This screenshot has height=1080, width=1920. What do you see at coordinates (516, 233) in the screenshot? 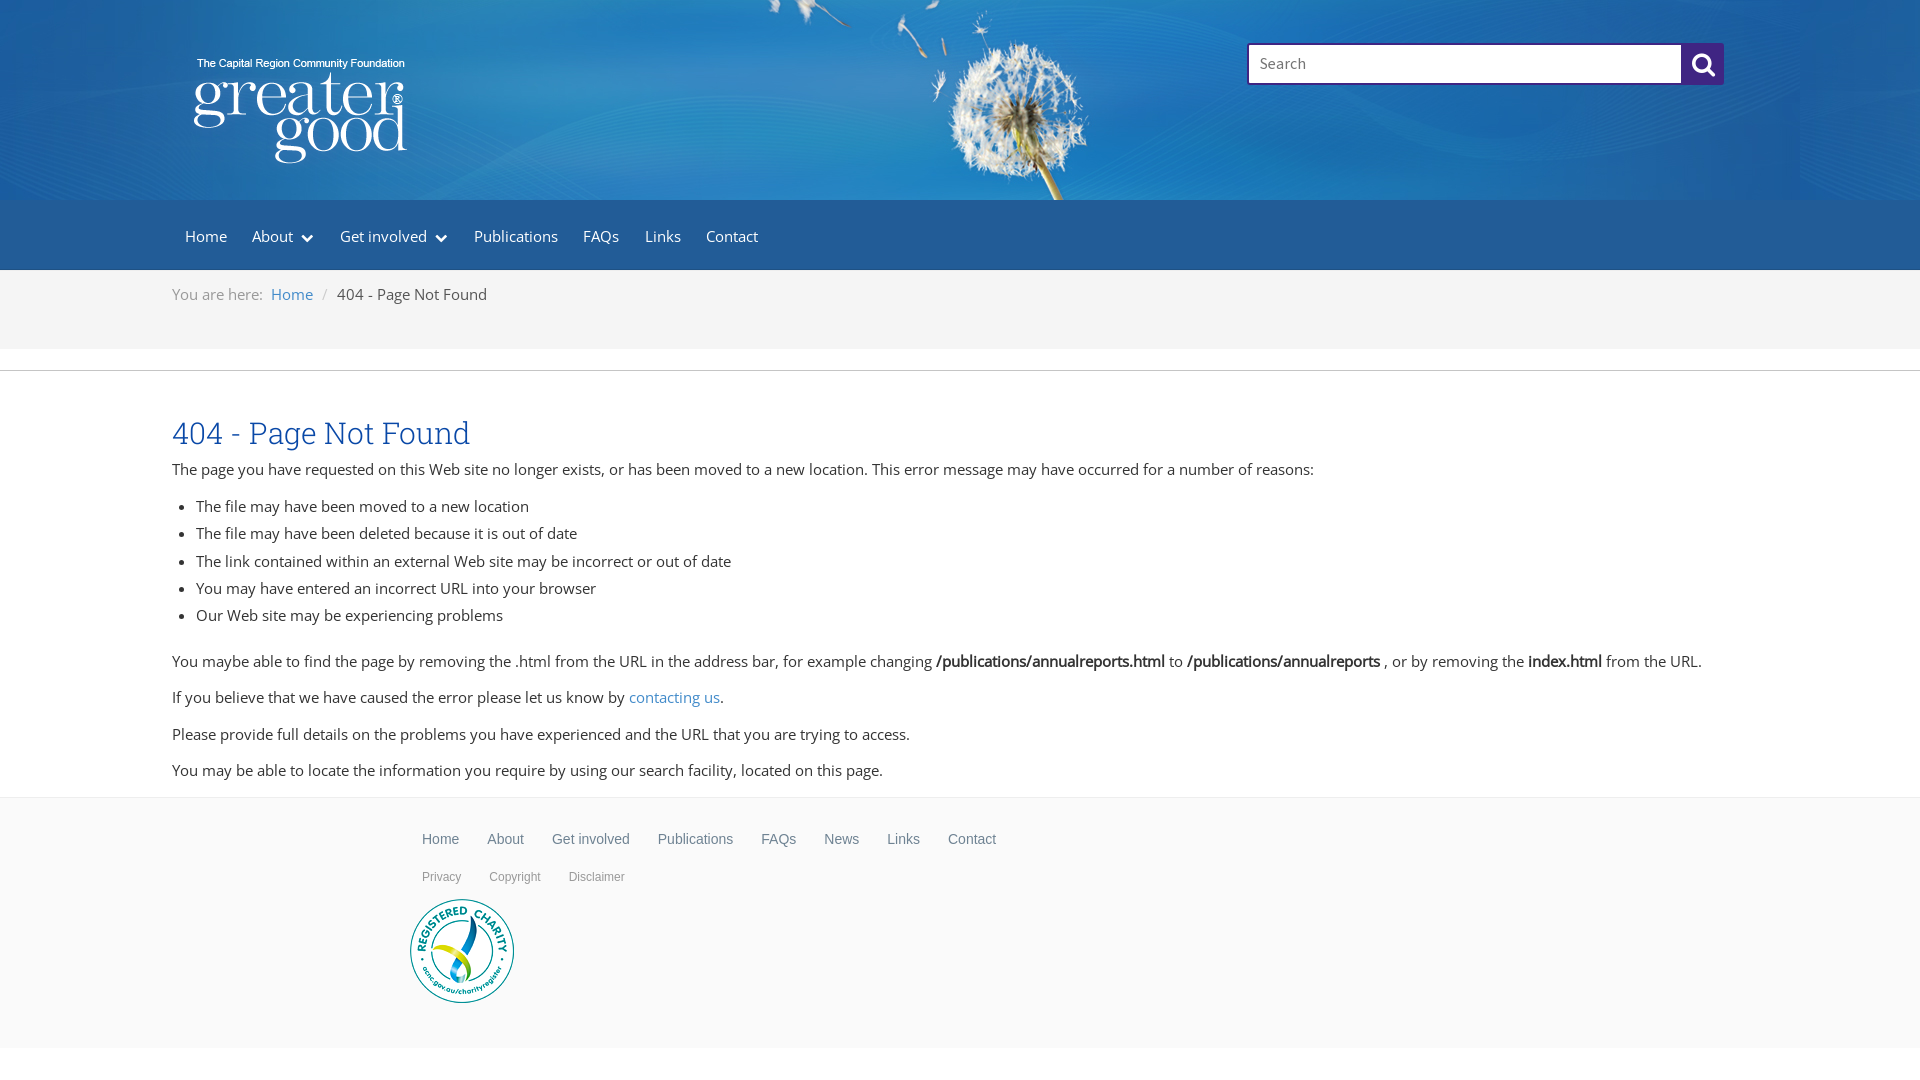
I see `'Publications'` at bounding box center [516, 233].